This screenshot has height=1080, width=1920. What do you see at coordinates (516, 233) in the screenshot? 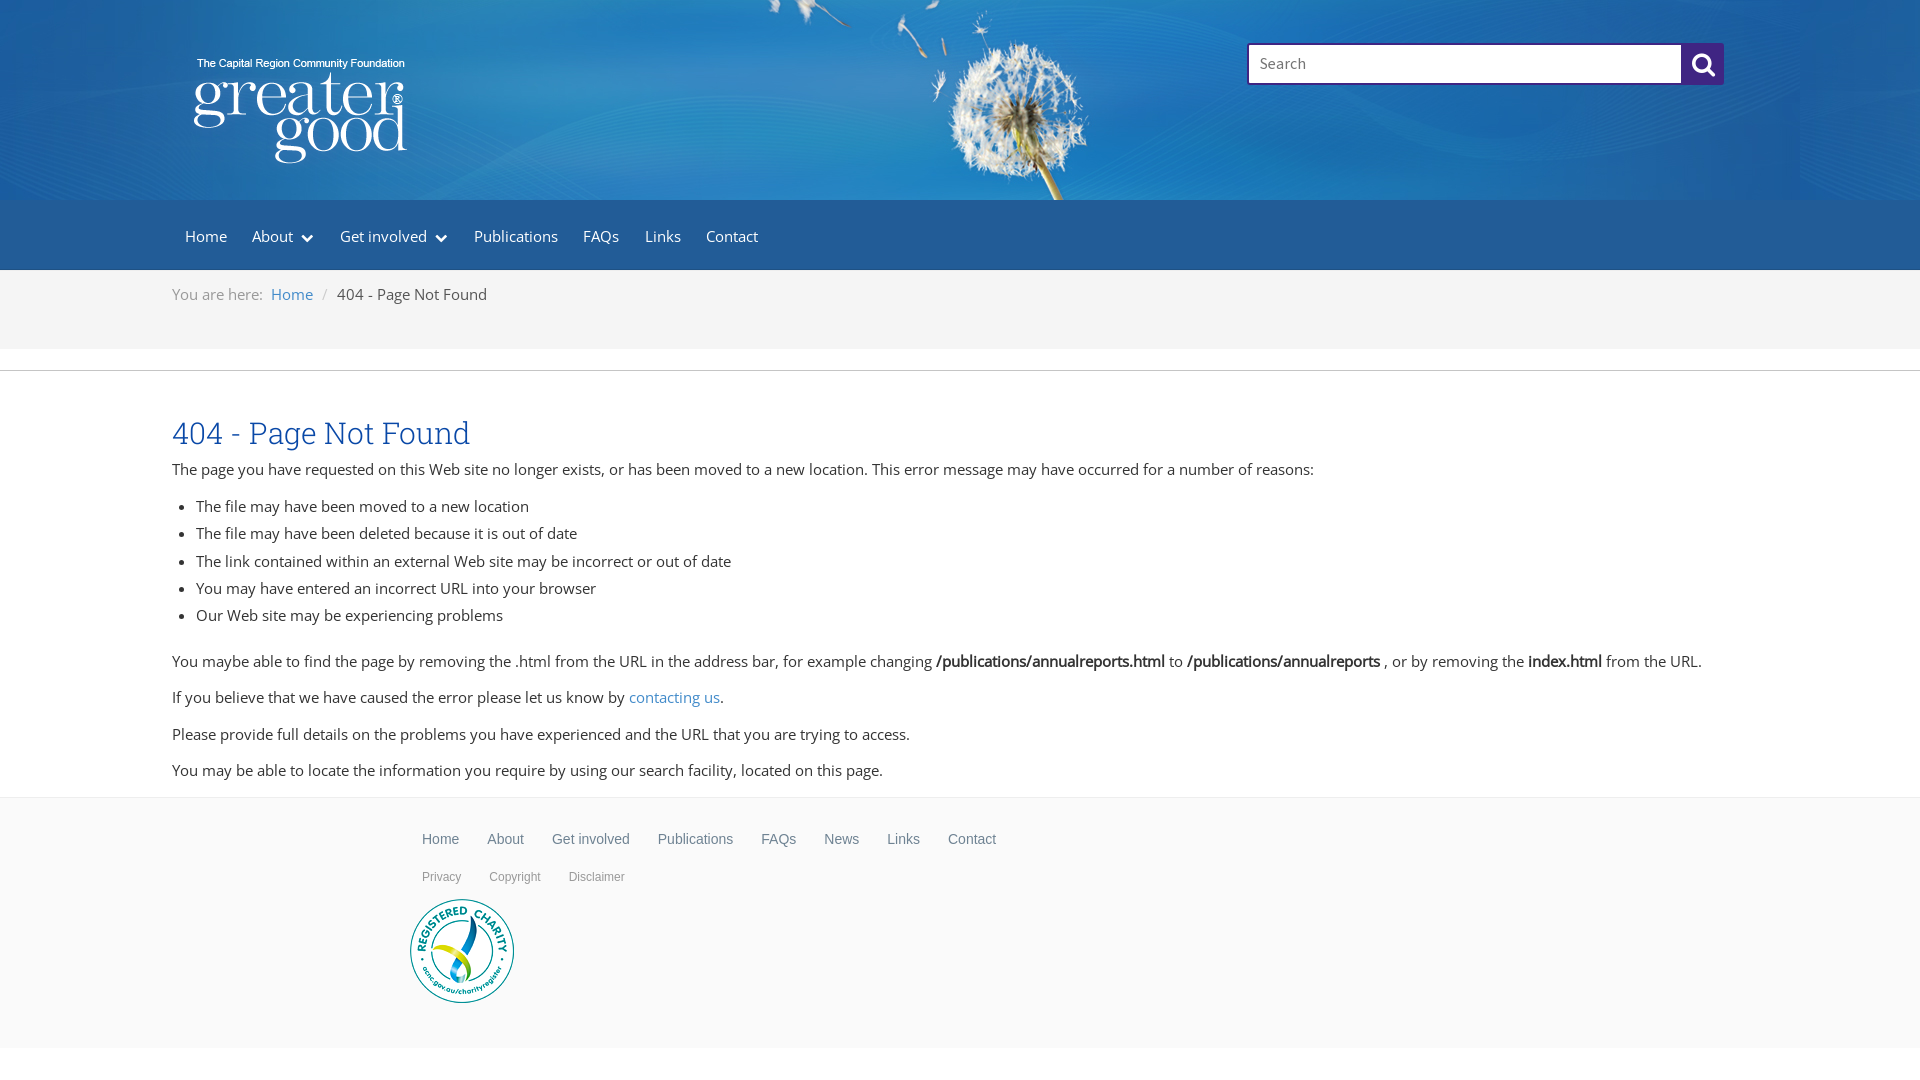
I see `'Publications'` at bounding box center [516, 233].